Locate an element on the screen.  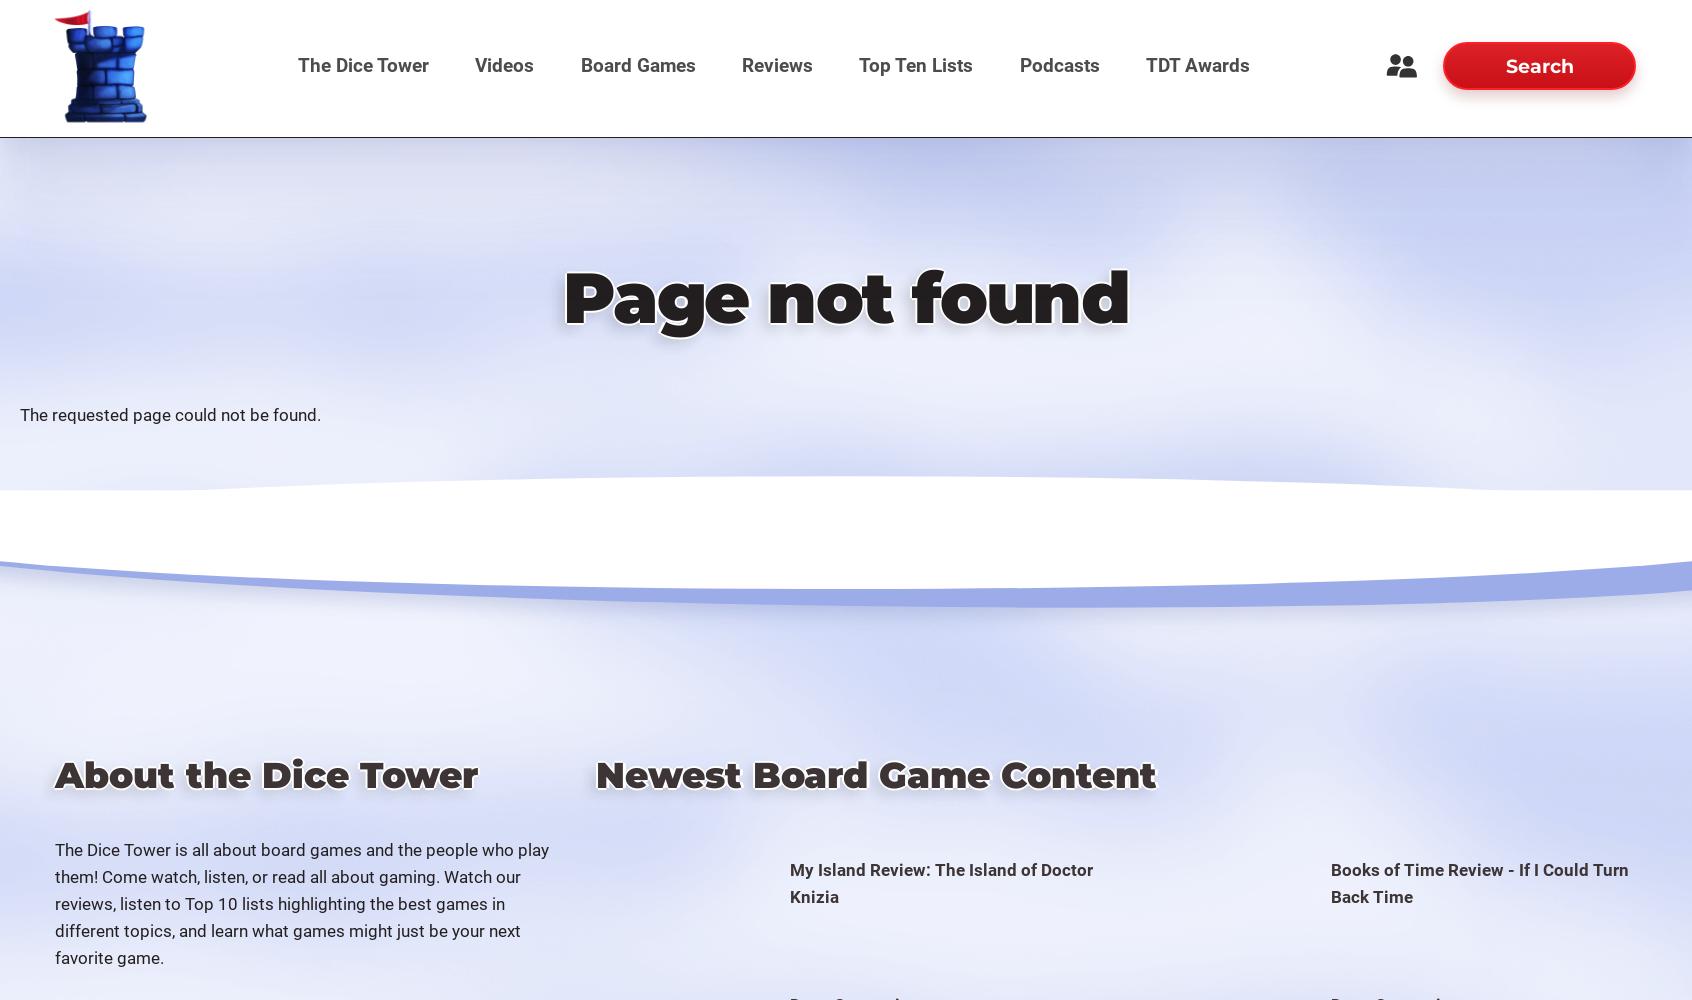
'The Dice Tower Awards 2009' is located at coordinates (1187, 577).